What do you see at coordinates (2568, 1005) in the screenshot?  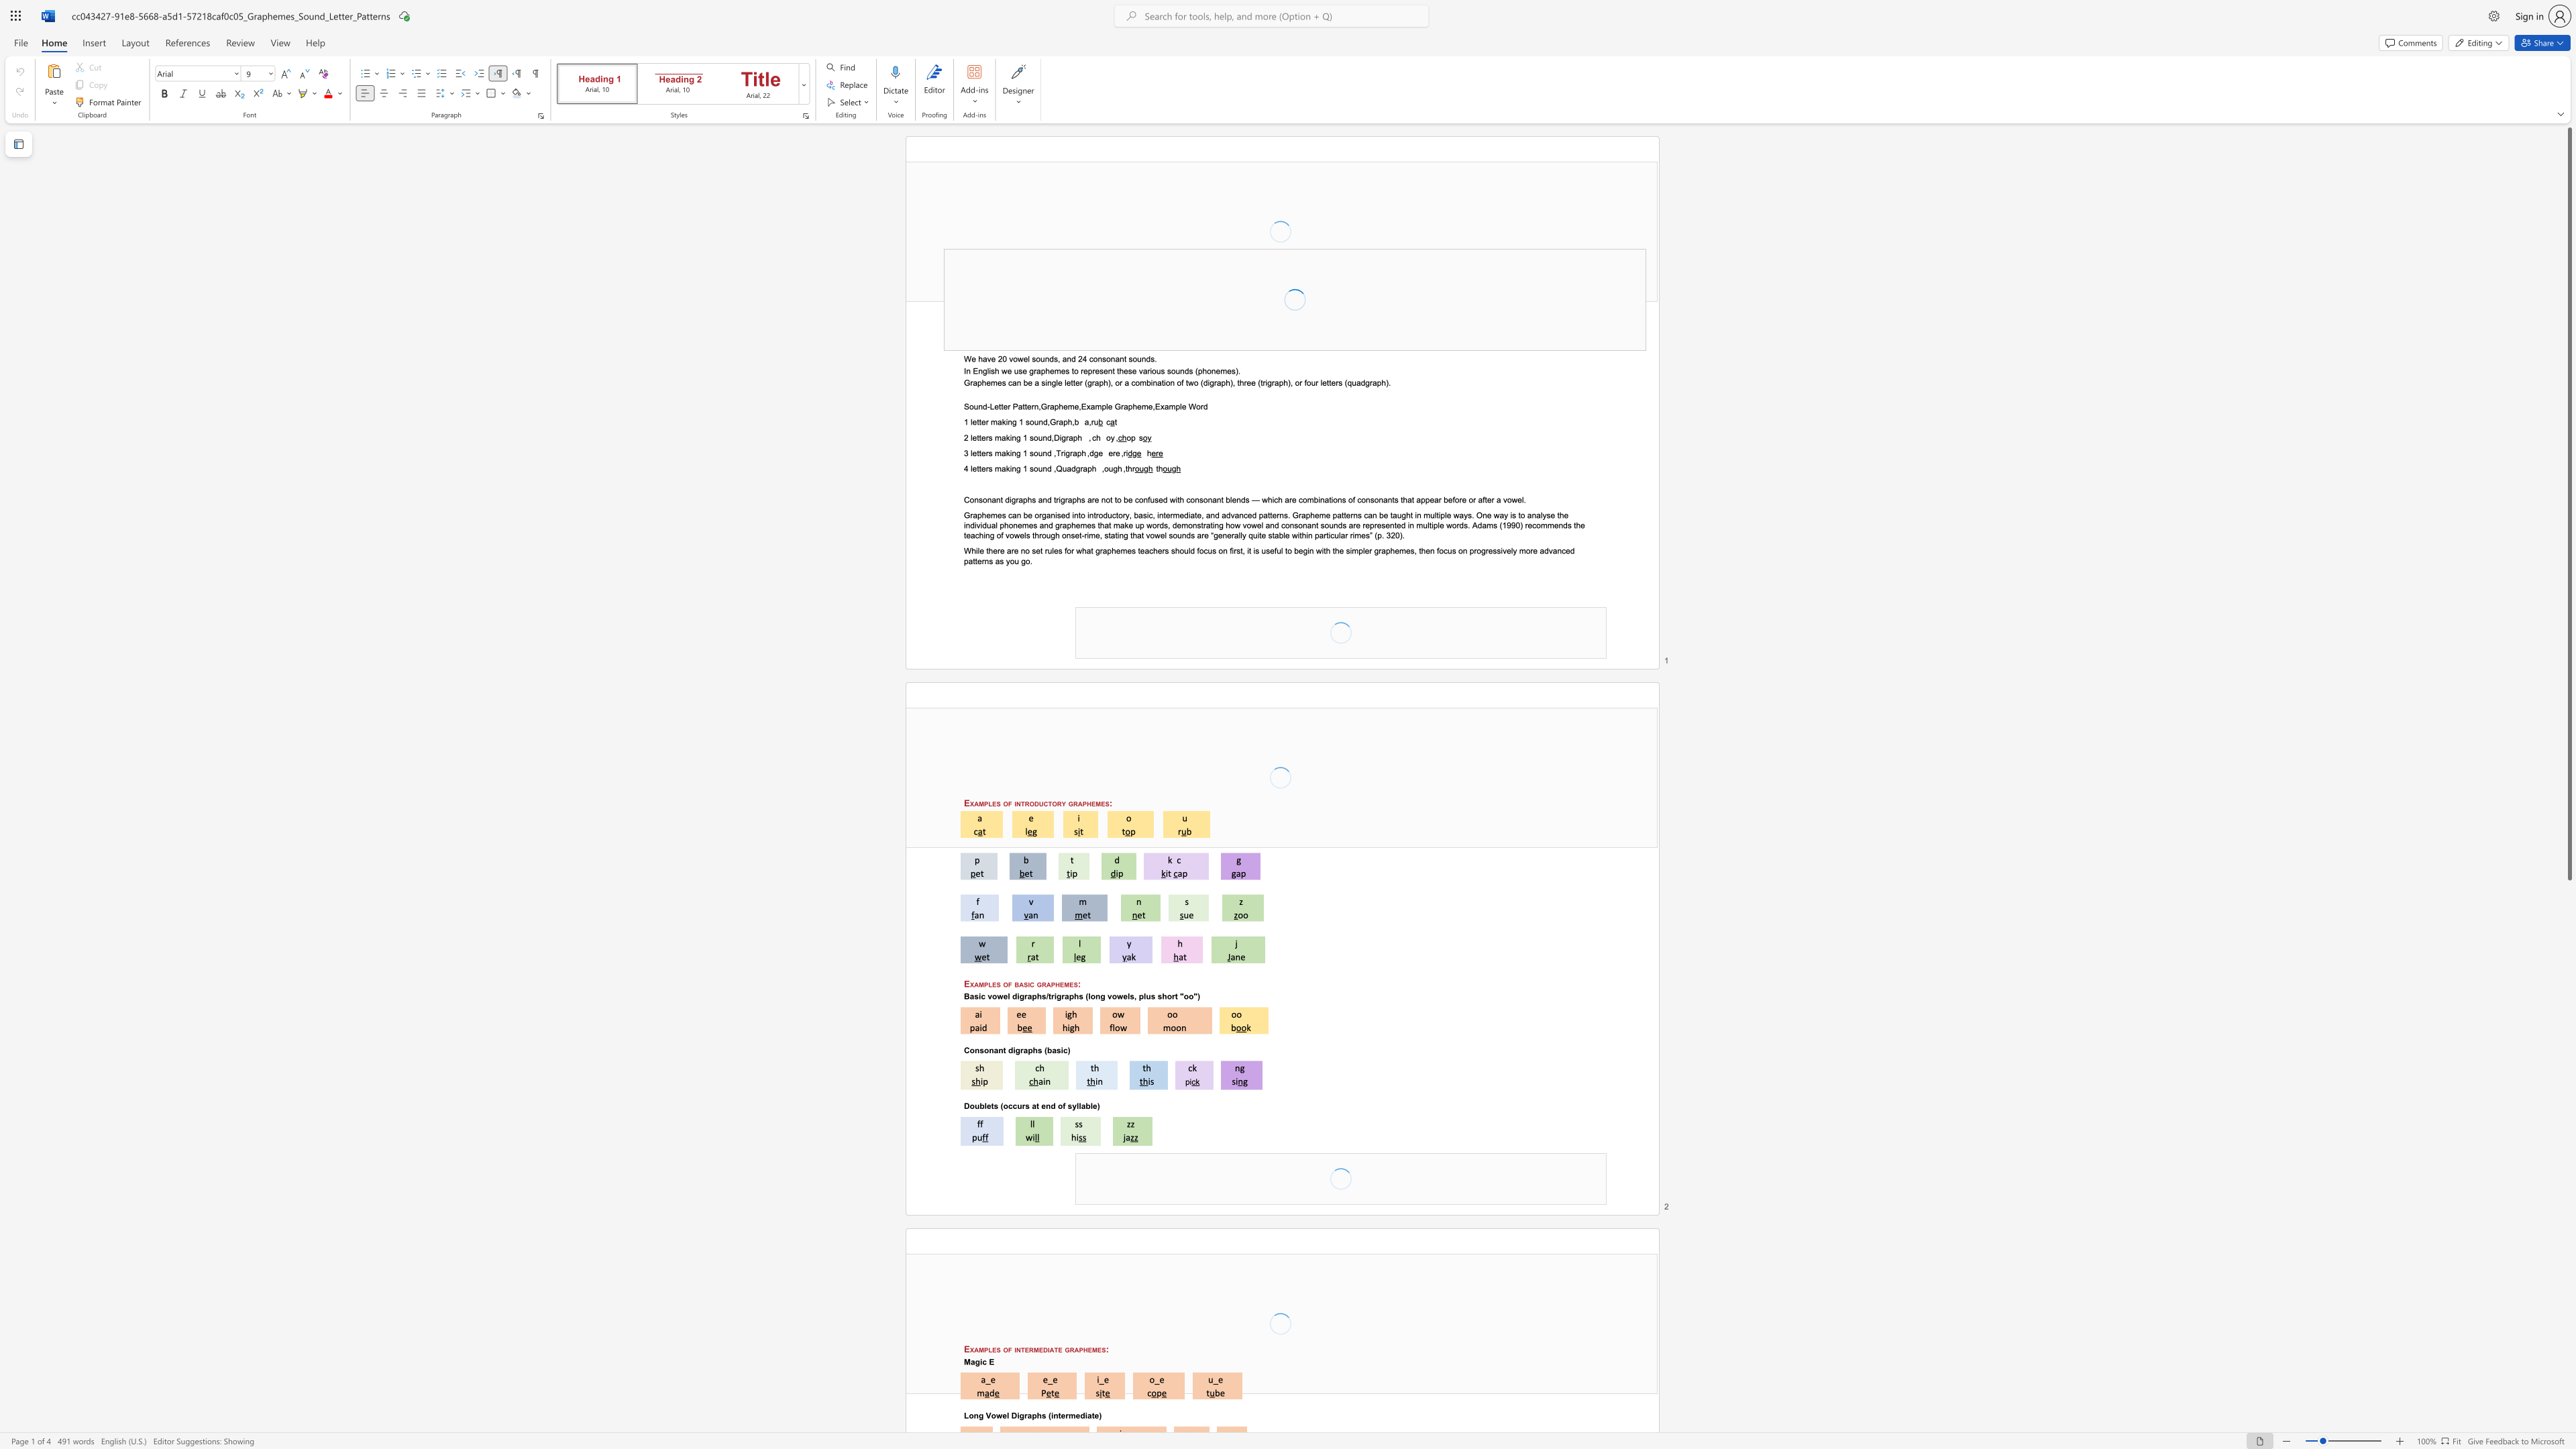 I see `the right-hand scrollbar to descend the page` at bounding box center [2568, 1005].